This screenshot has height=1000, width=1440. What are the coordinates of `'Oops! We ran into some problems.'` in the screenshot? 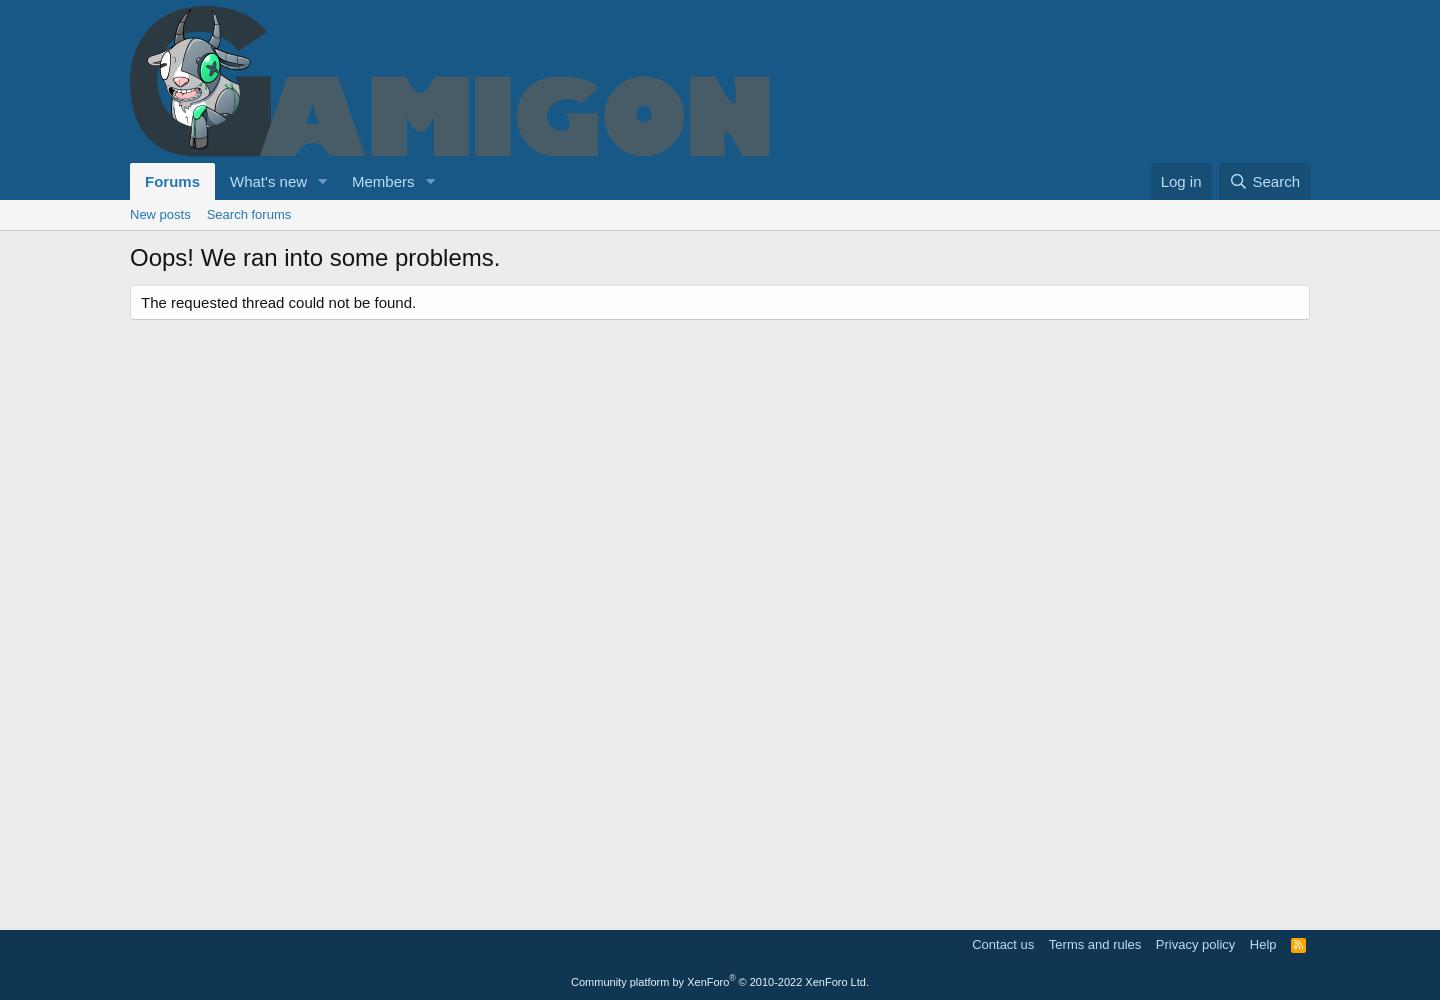 It's located at (315, 257).